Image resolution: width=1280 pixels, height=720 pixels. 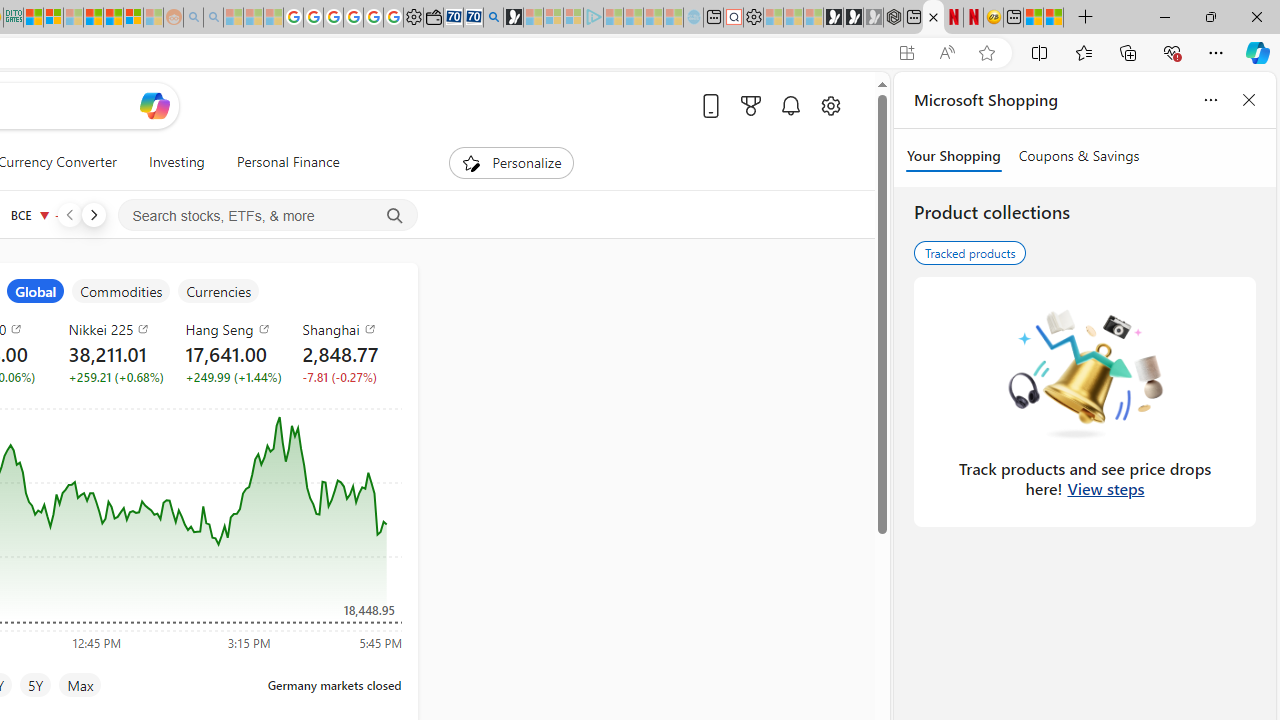 What do you see at coordinates (513, 17) in the screenshot?
I see `'Microsoft Start Gaming'` at bounding box center [513, 17].